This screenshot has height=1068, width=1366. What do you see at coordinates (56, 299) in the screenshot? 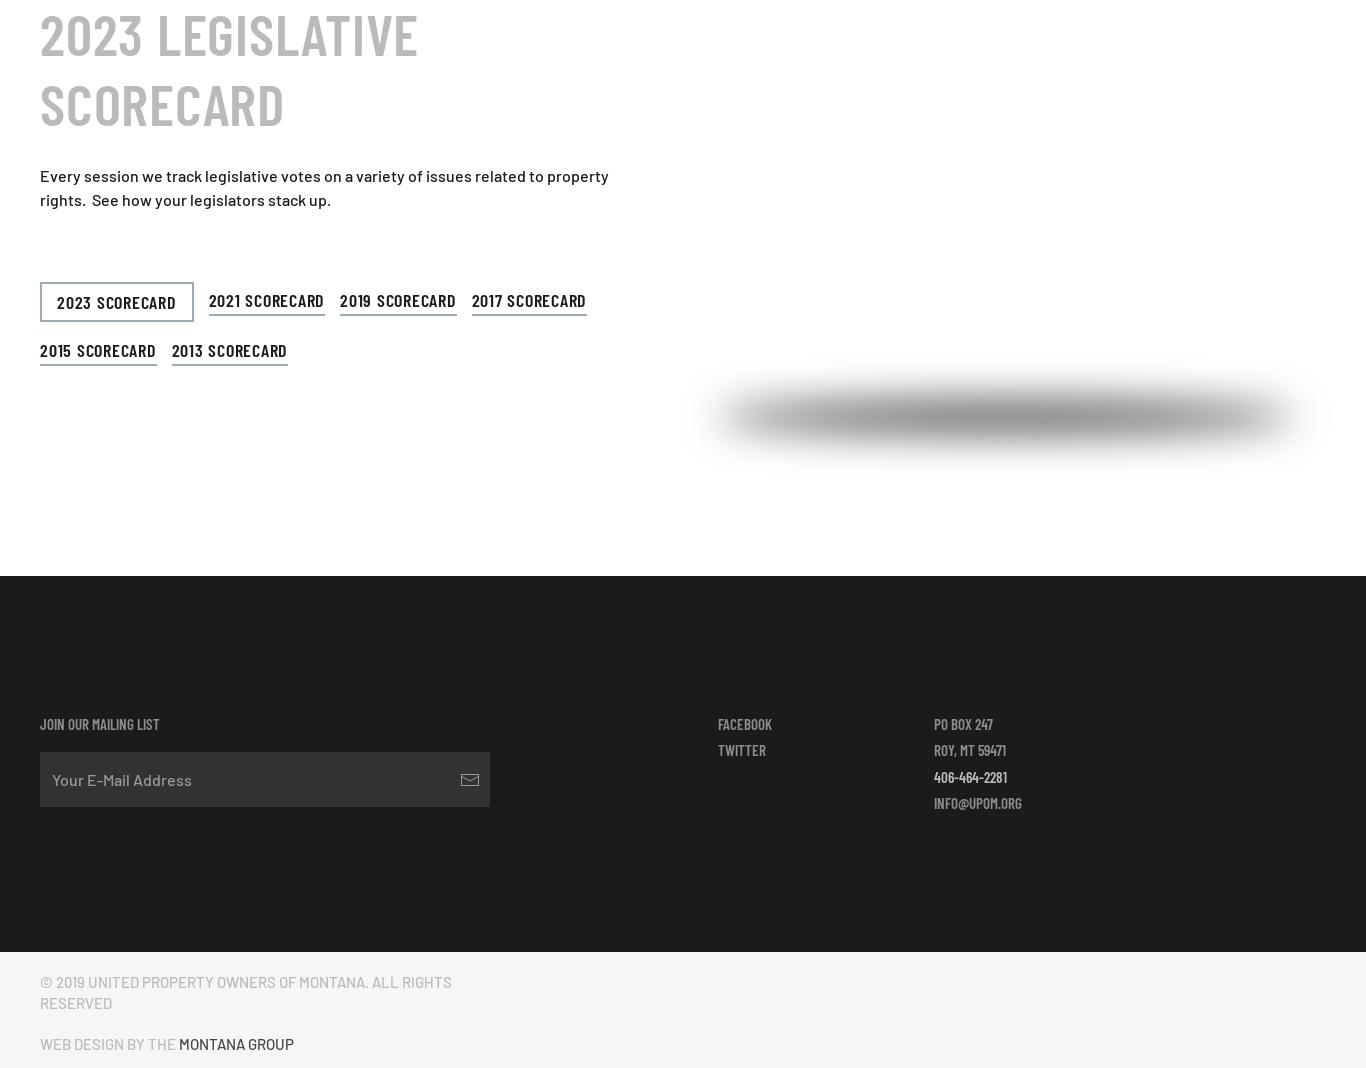
I see `'2023 Scorecard'` at bounding box center [56, 299].